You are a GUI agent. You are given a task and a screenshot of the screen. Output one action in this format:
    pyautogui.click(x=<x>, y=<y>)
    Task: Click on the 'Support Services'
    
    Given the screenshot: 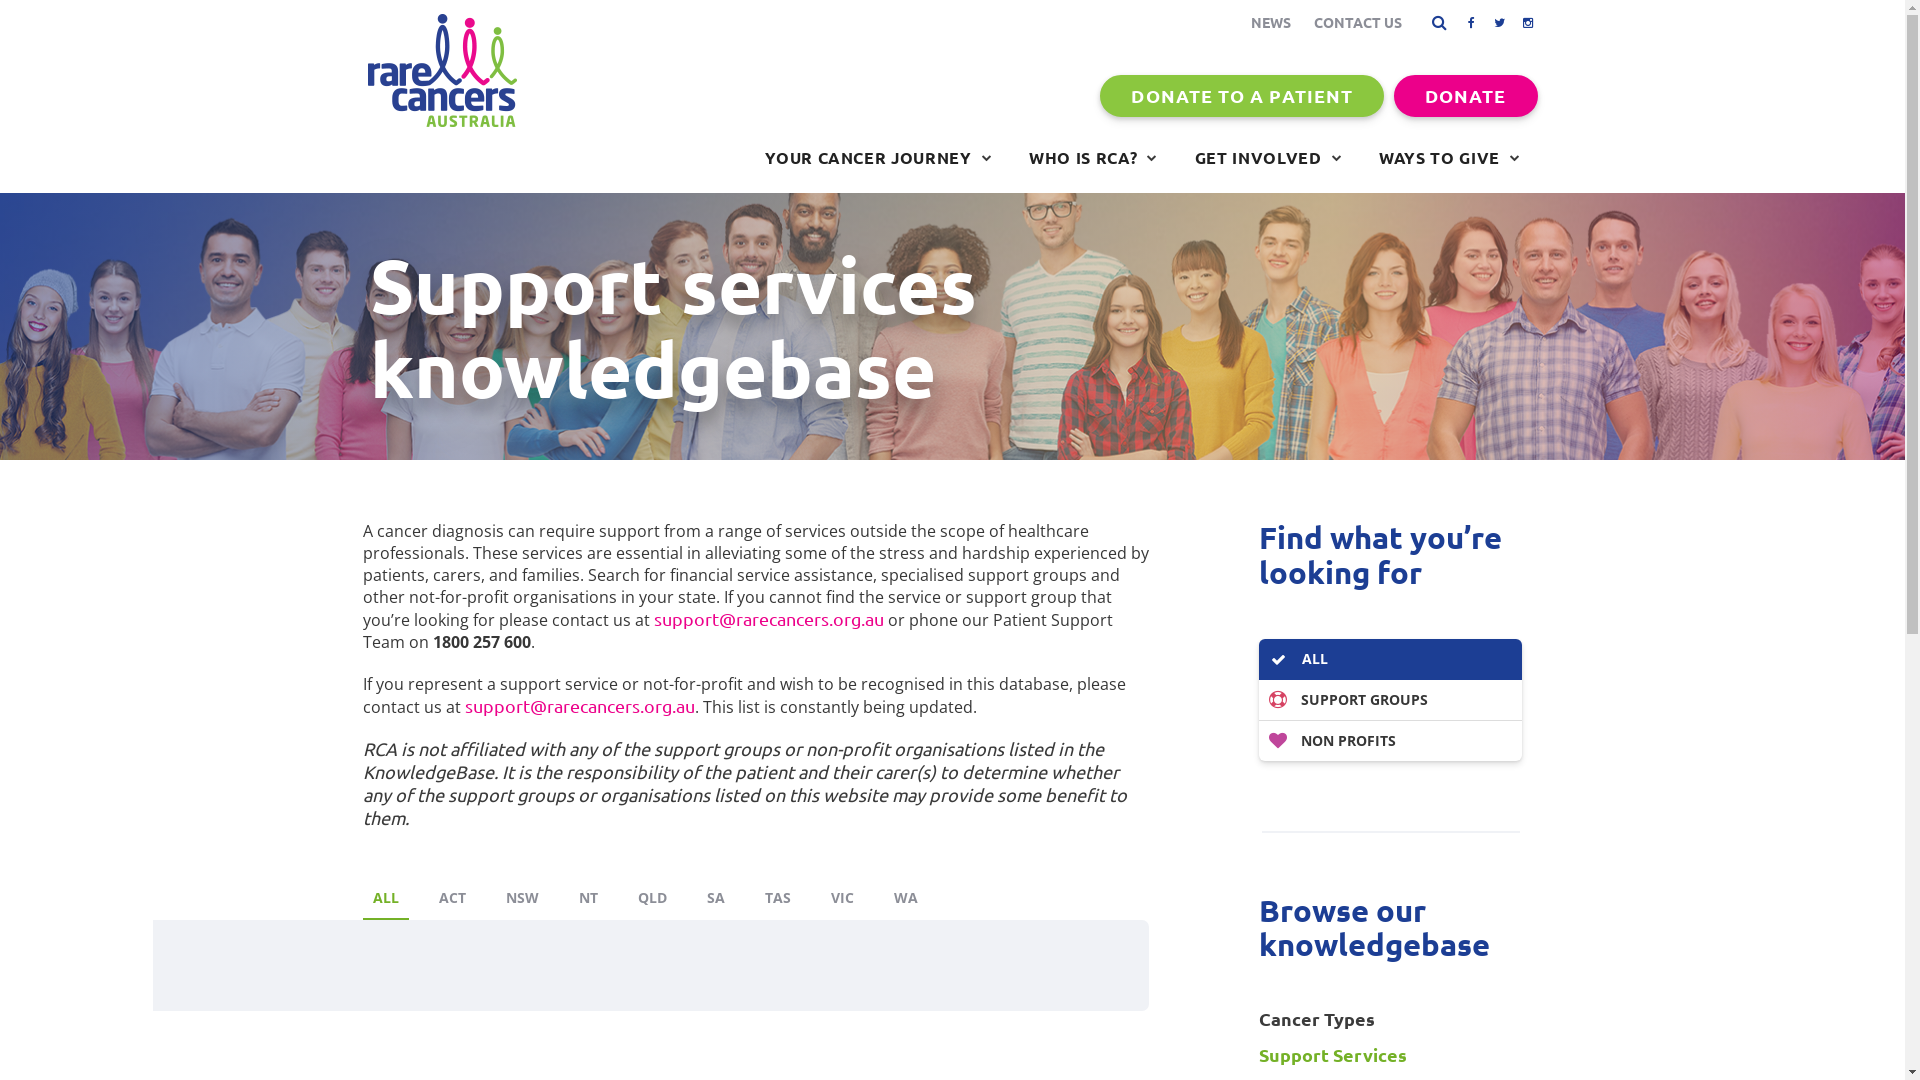 What is the action you would take?
    pyautogui.click(x=1389, y=1054)
    